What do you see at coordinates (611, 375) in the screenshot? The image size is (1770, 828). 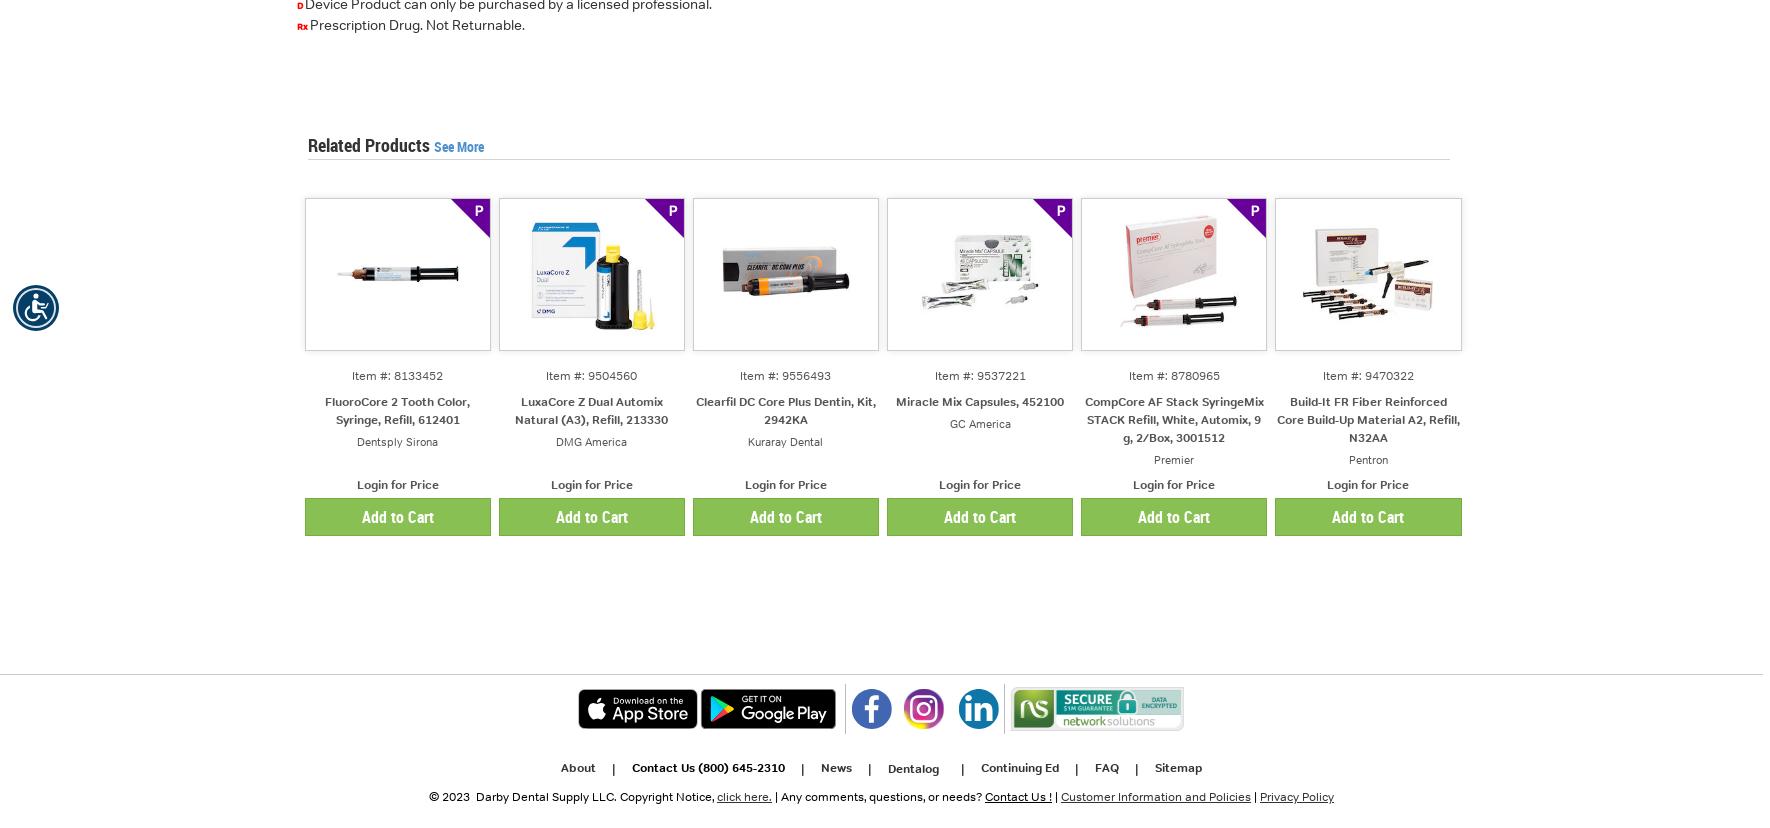 I see `'9504560'` at bounding box center [611, 375].